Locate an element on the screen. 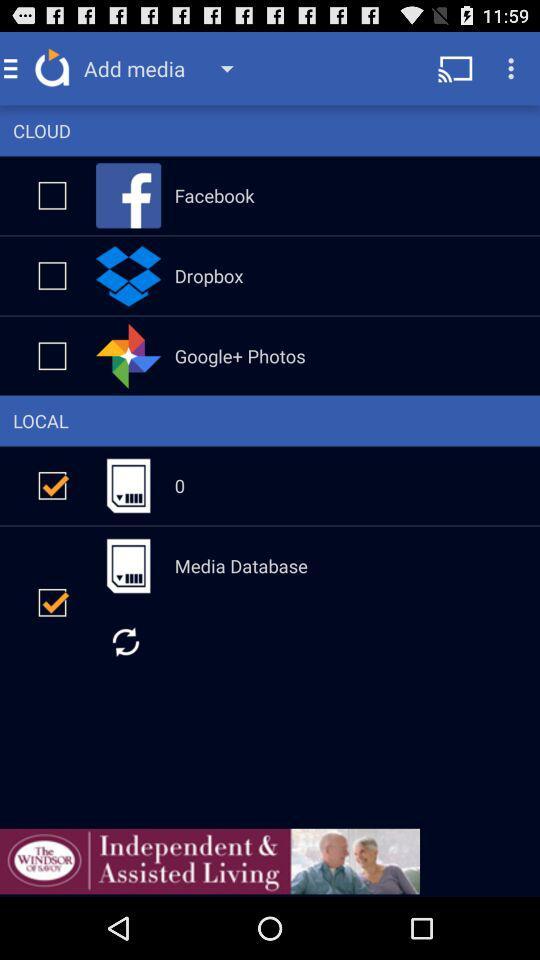  click option is located at coordinates (52, 274).